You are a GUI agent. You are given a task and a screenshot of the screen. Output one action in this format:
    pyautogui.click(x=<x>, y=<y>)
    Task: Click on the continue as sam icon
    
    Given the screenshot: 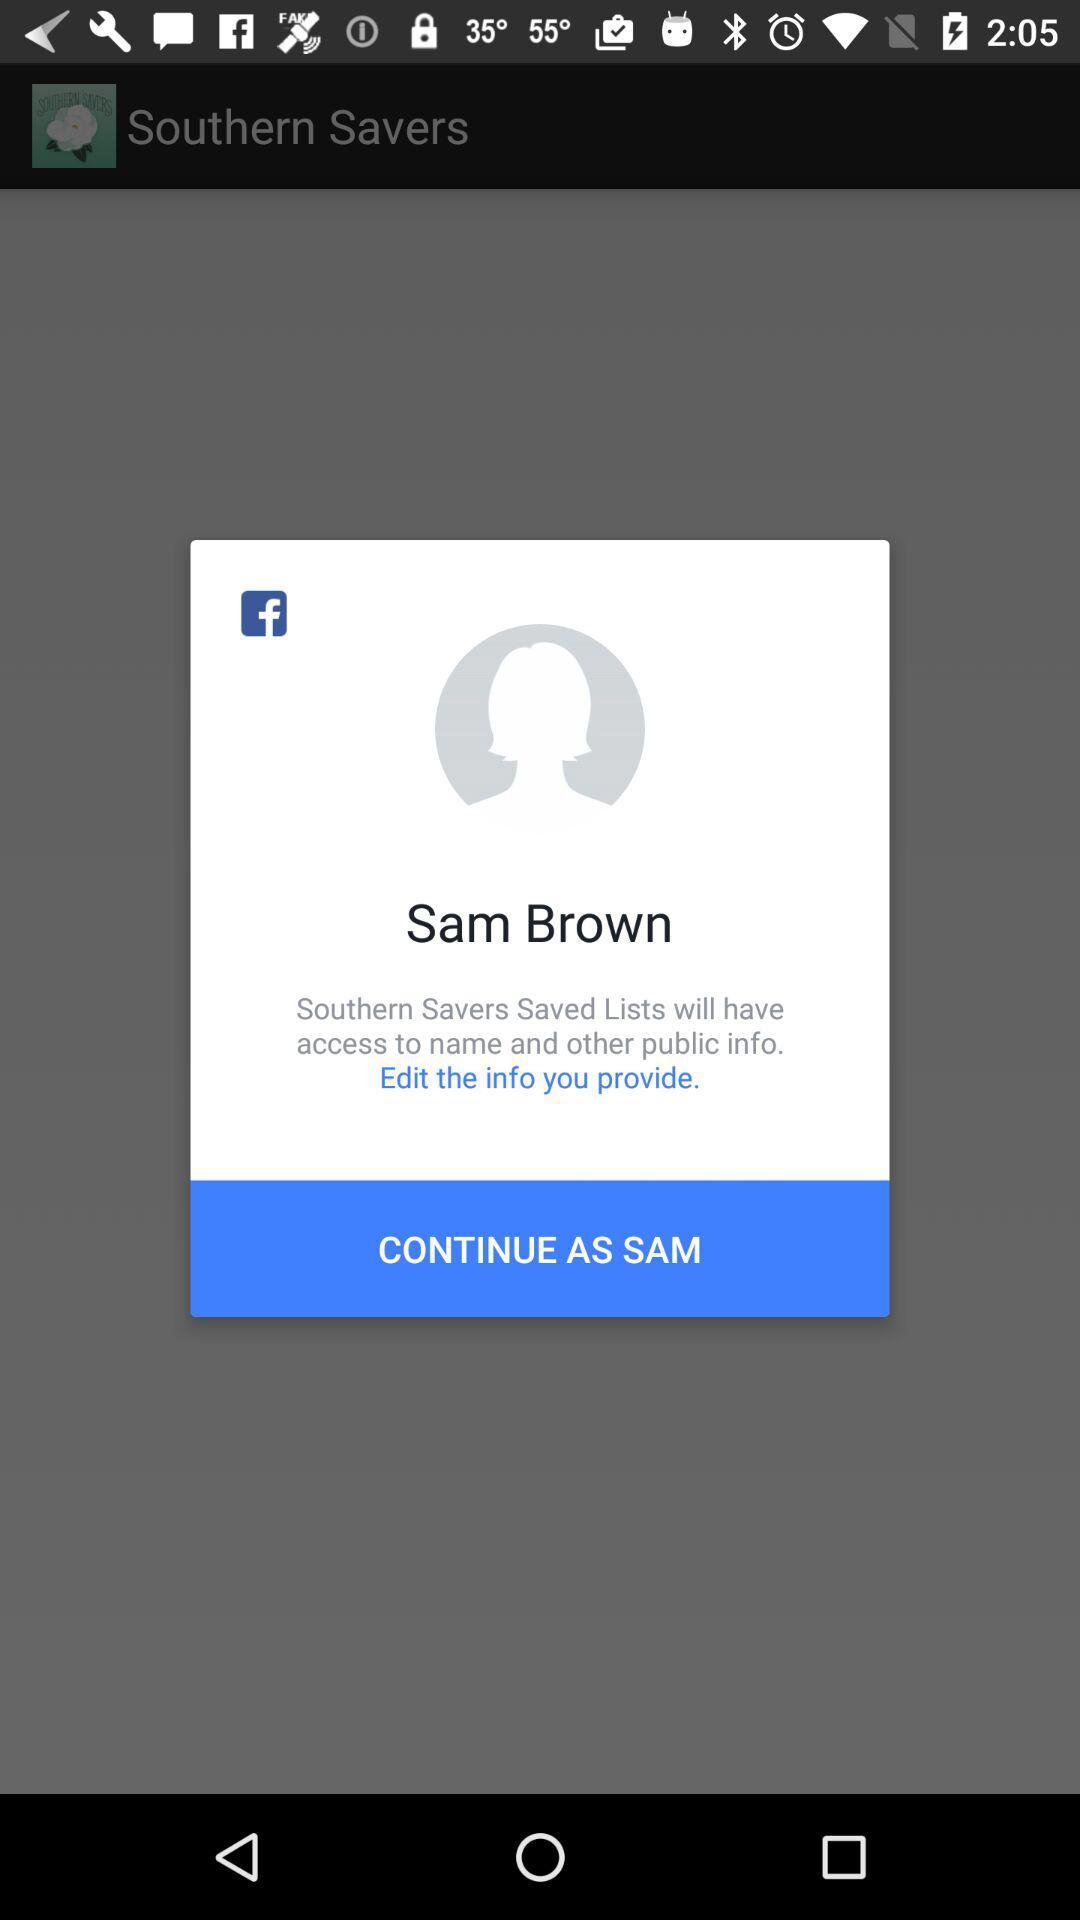 What is the action you would take?
    pyautogui.click(x=540, y=1247)
    